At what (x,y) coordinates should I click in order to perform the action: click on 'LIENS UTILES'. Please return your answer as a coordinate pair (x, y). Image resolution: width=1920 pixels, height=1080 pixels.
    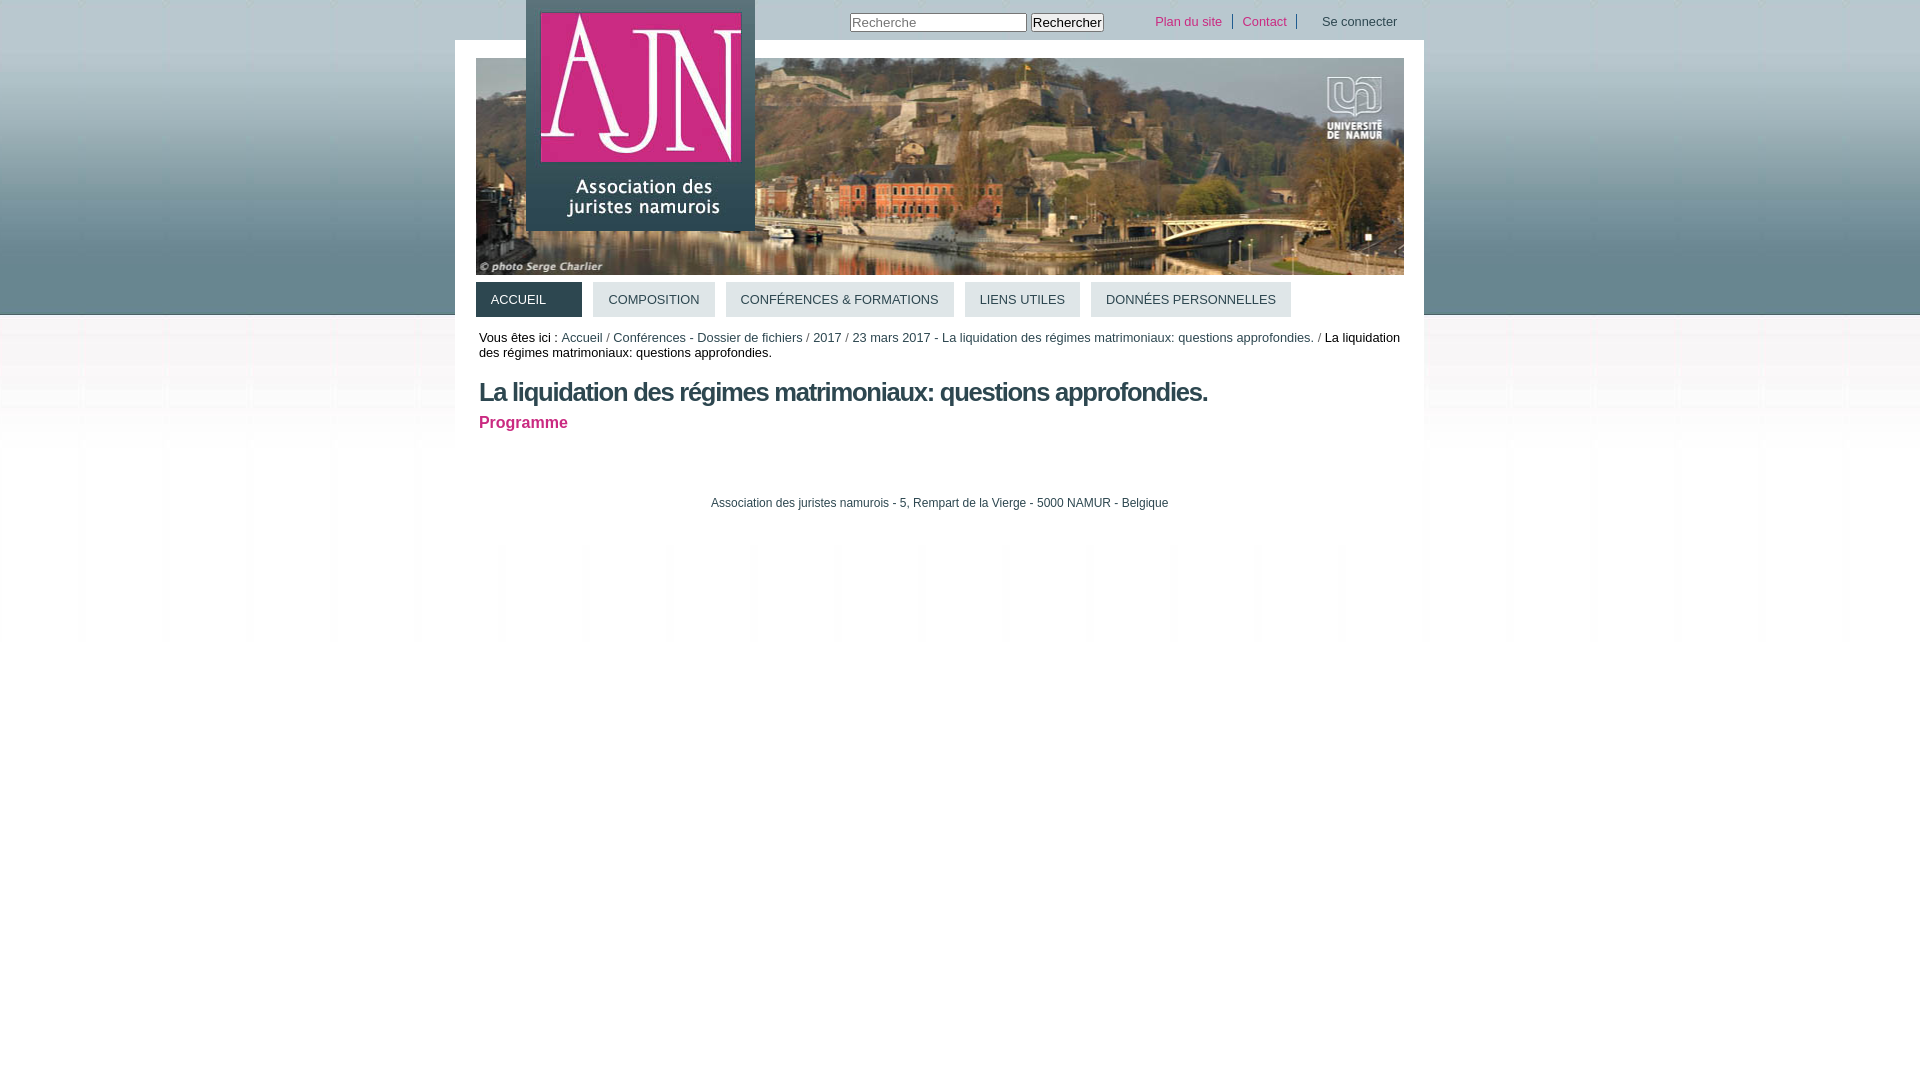
    Looking at the image, I should click on (1022, 299).